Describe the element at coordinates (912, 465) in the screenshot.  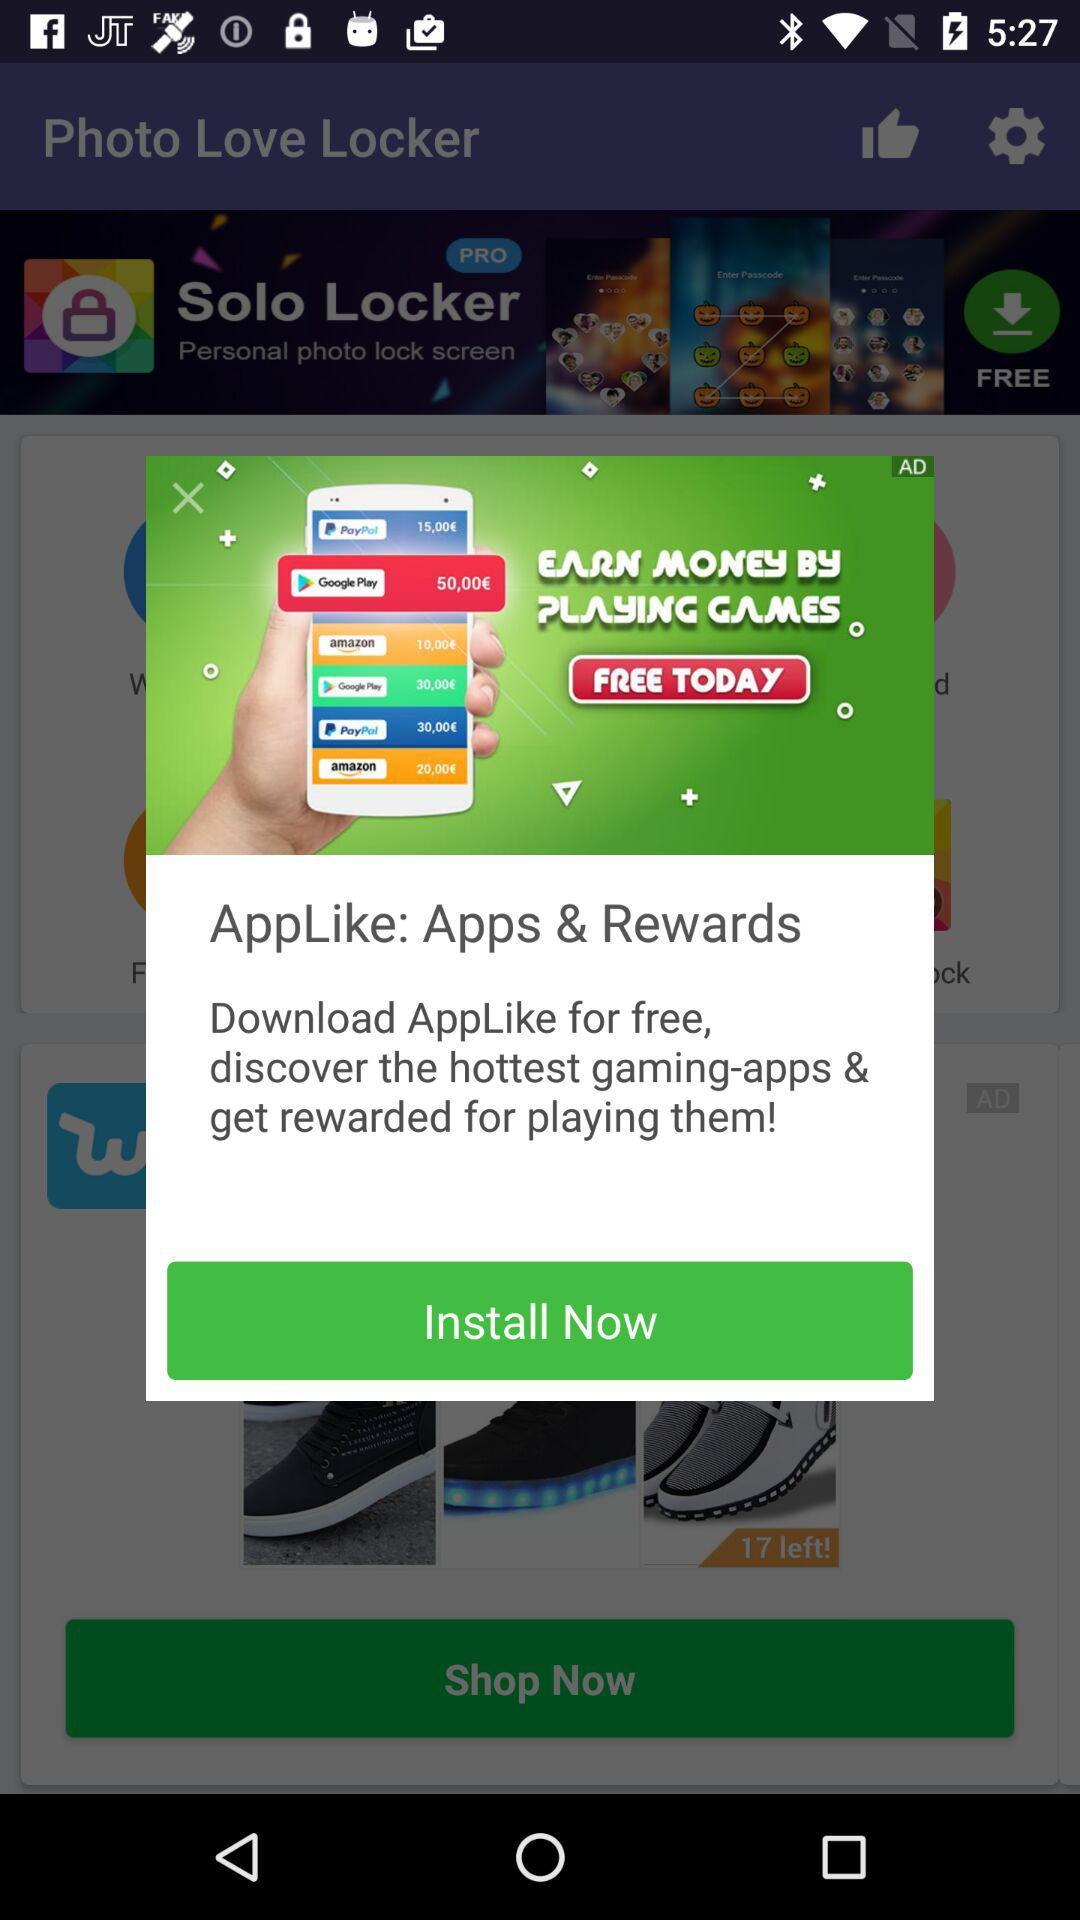
I see `advertisement button` at that location.